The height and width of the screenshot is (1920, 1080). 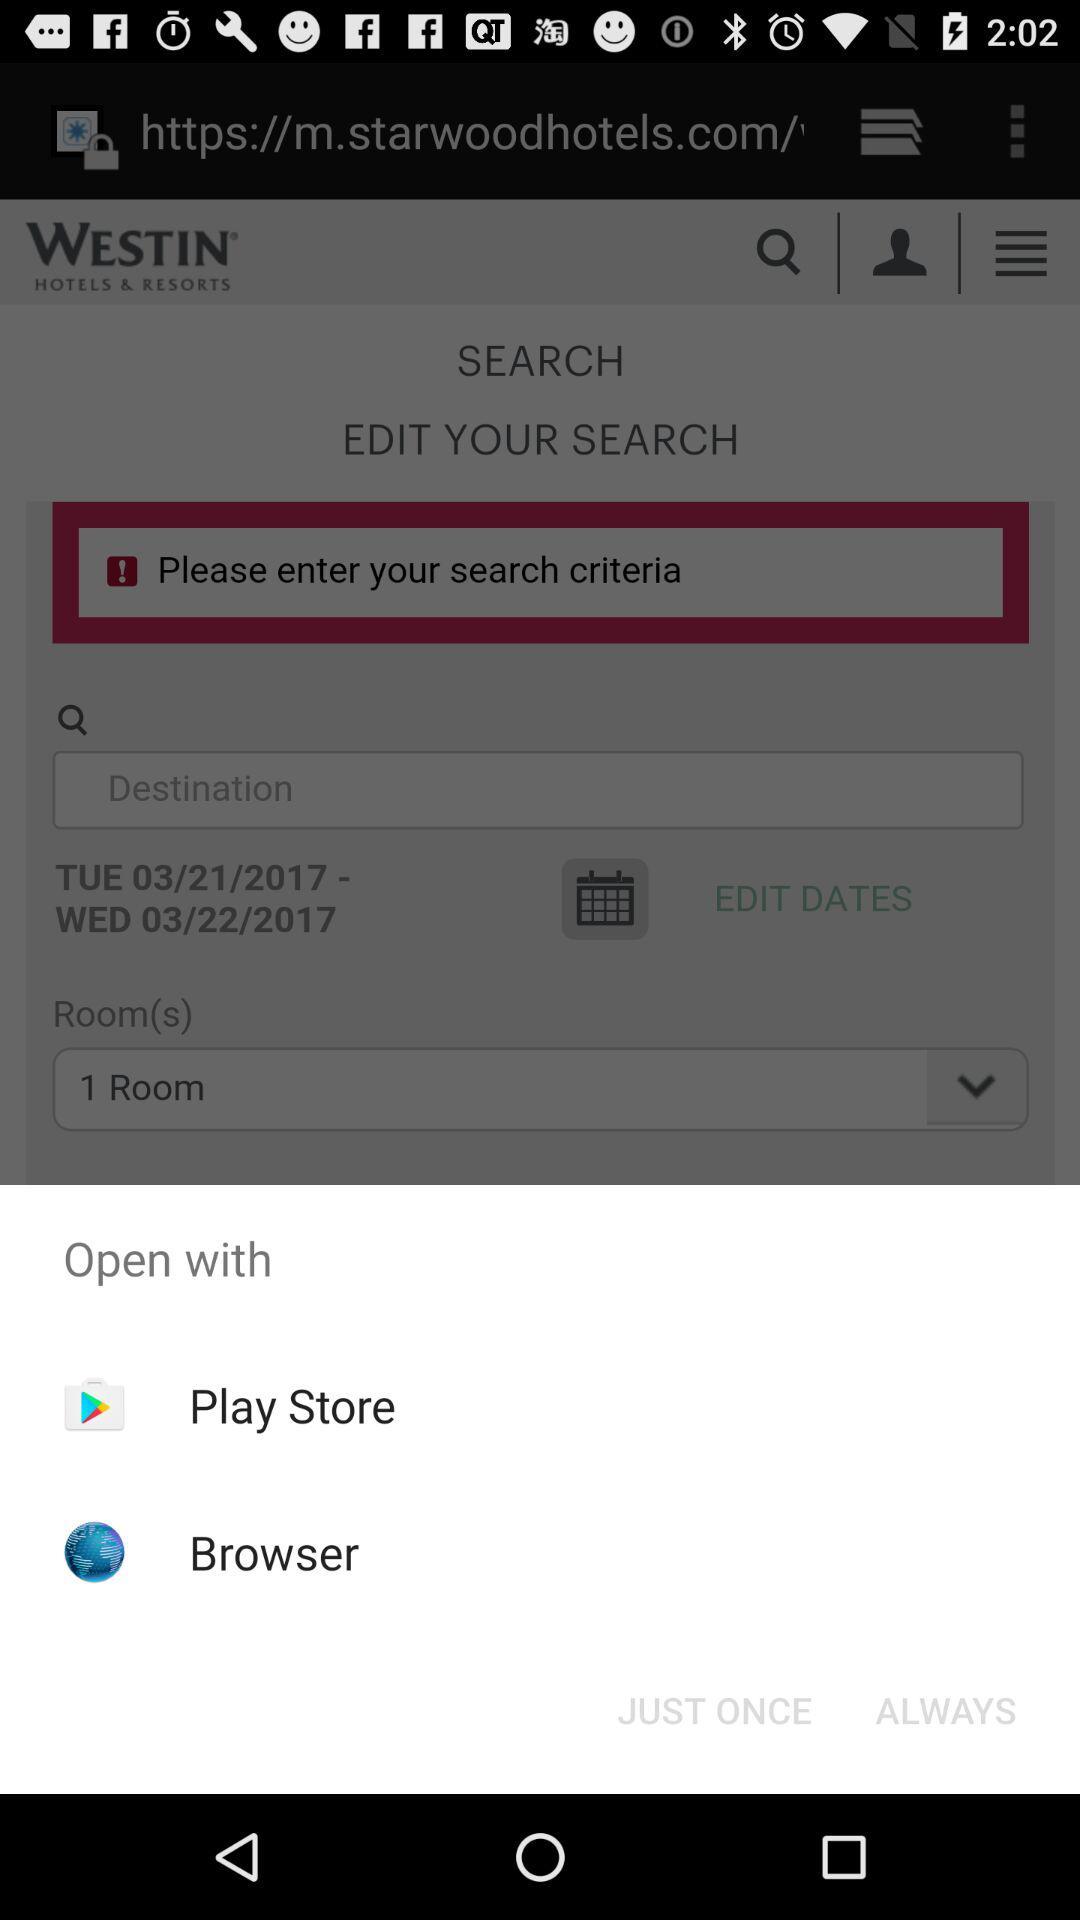 What do you see at coordinates (945, 1708) in the screenshot?
I see `item to the right of just once item` at bounding box center [945, 1708].